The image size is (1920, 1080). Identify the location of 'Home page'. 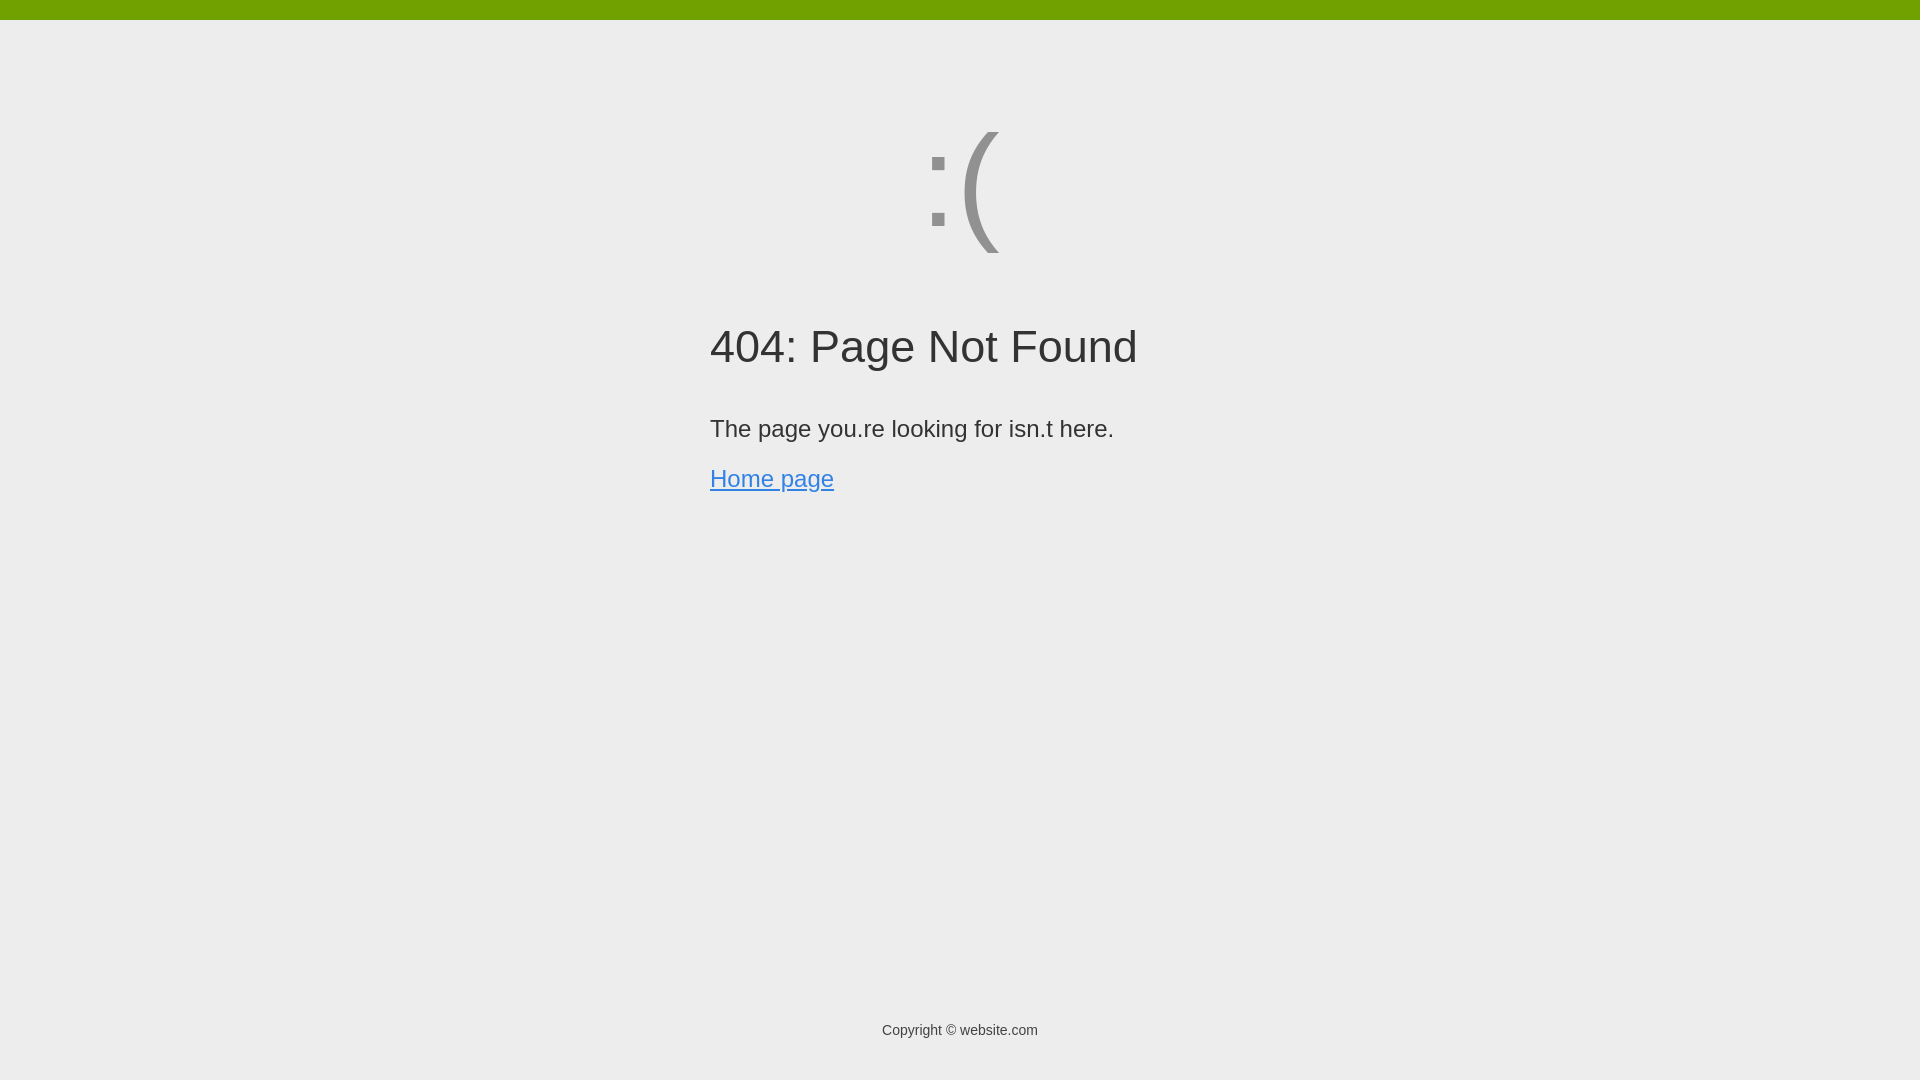
(771, 478).